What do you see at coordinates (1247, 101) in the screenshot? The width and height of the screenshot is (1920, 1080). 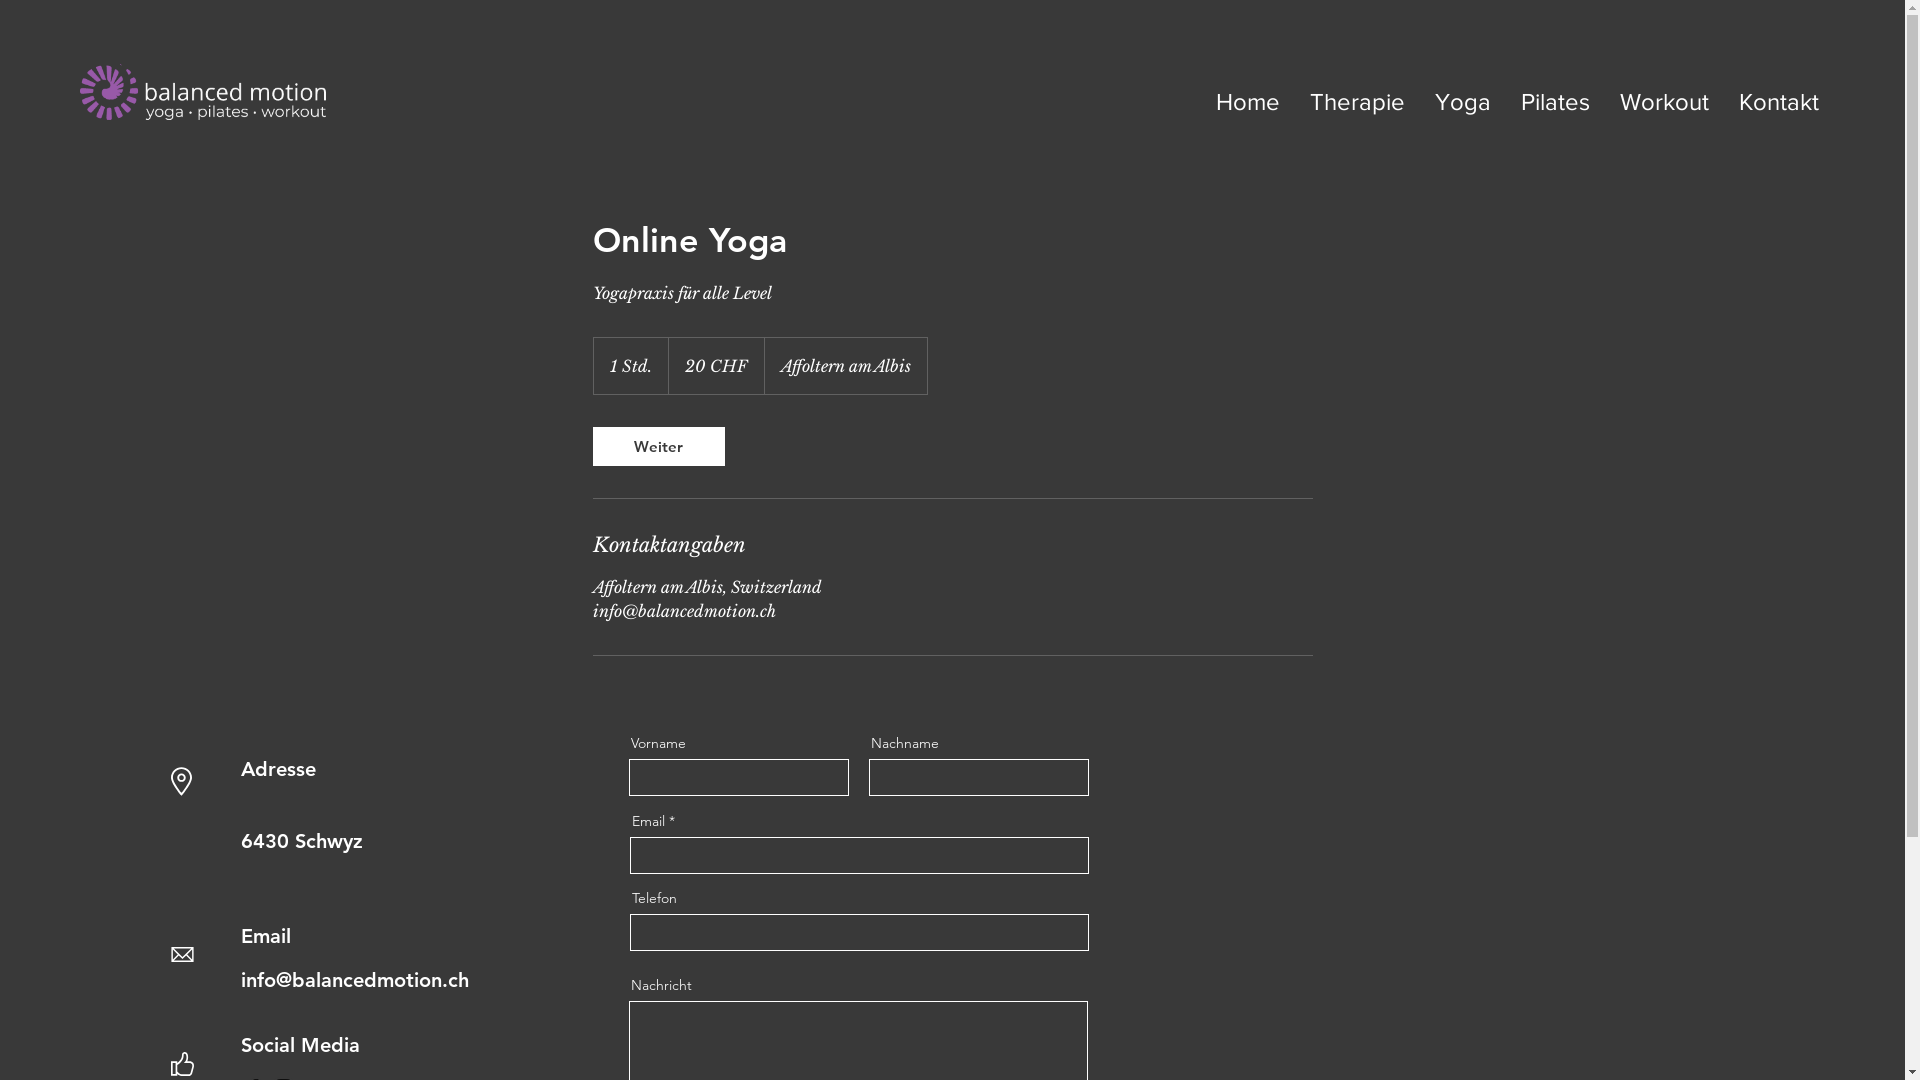 I see `'Home'` at bounding box center [1247, 101].